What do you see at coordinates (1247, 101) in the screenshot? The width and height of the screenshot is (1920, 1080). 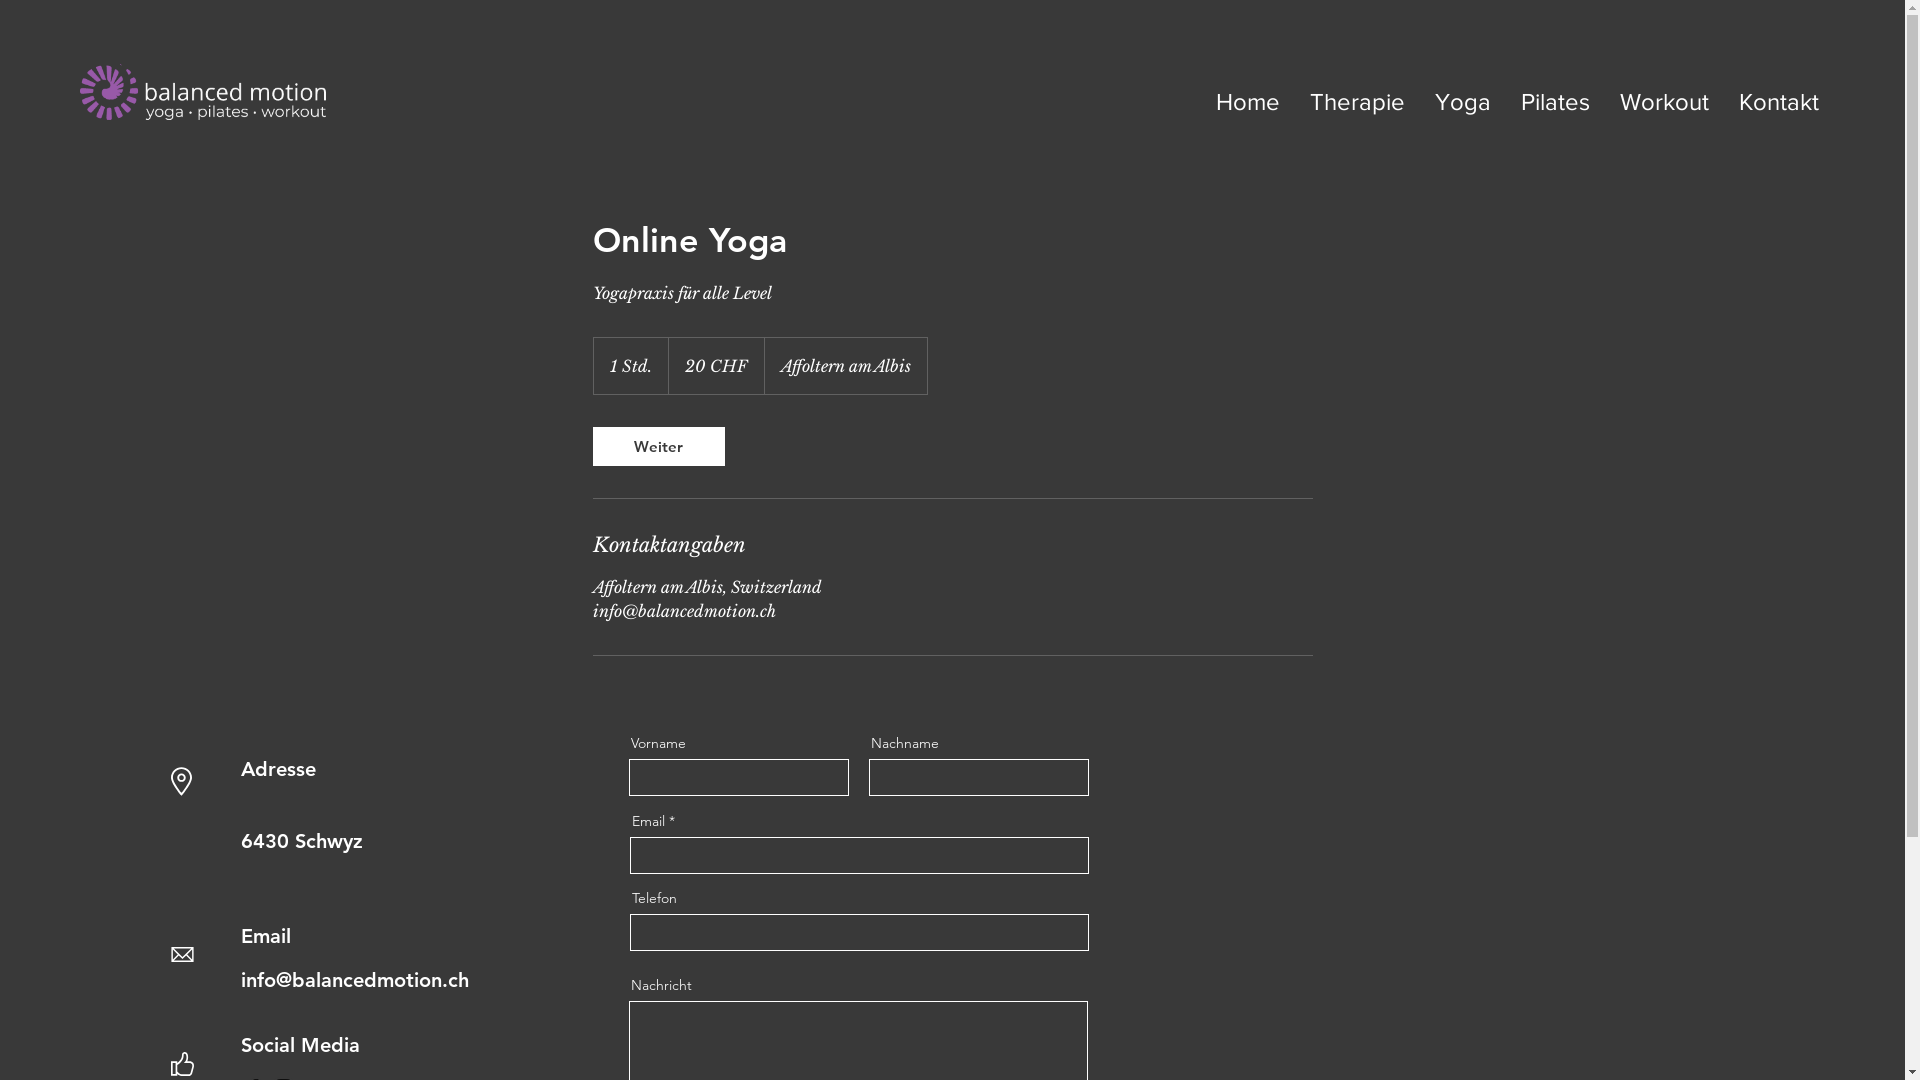 I see `'Home'` at bounding box center [1247, 101].